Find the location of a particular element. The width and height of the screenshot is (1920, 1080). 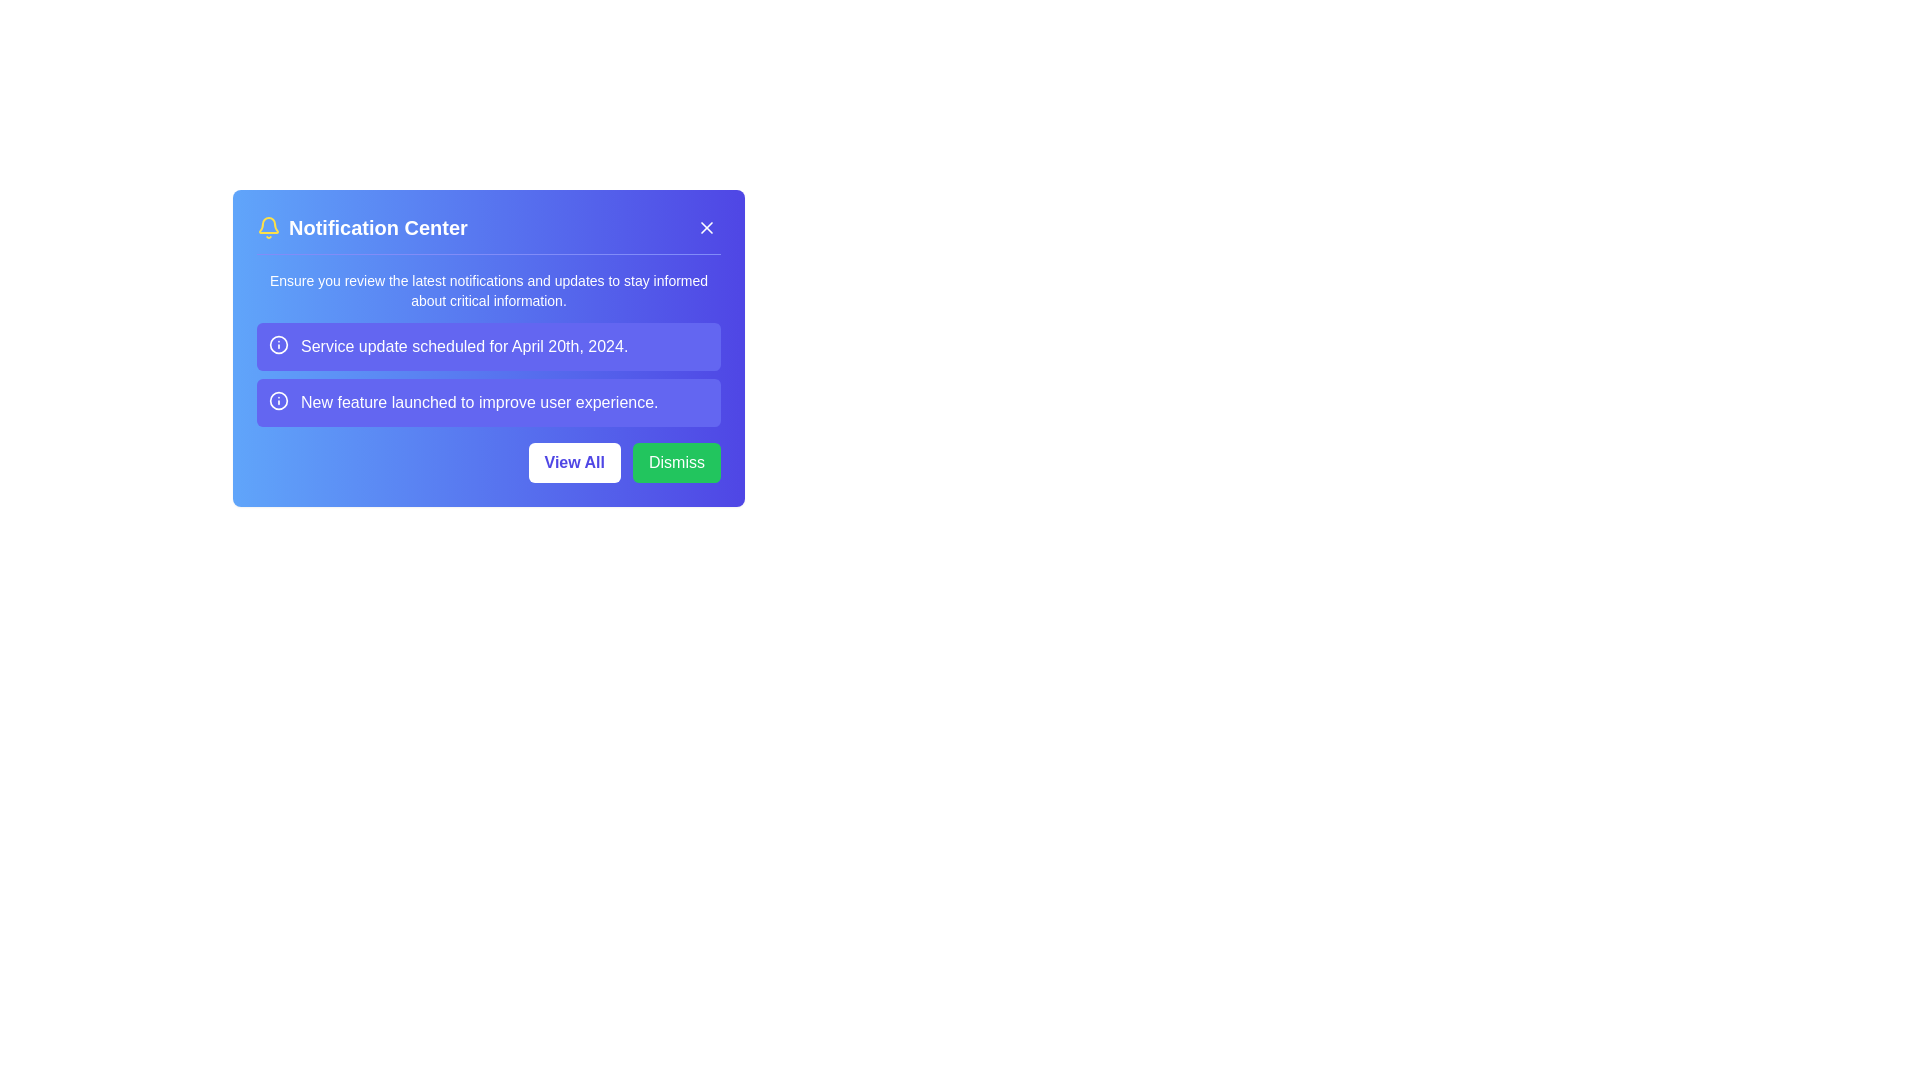

static text located at the top of the 'Notification Center' modal, which informs users about the importance of reviewing notifications and updates is located at coordinates (489, 290).